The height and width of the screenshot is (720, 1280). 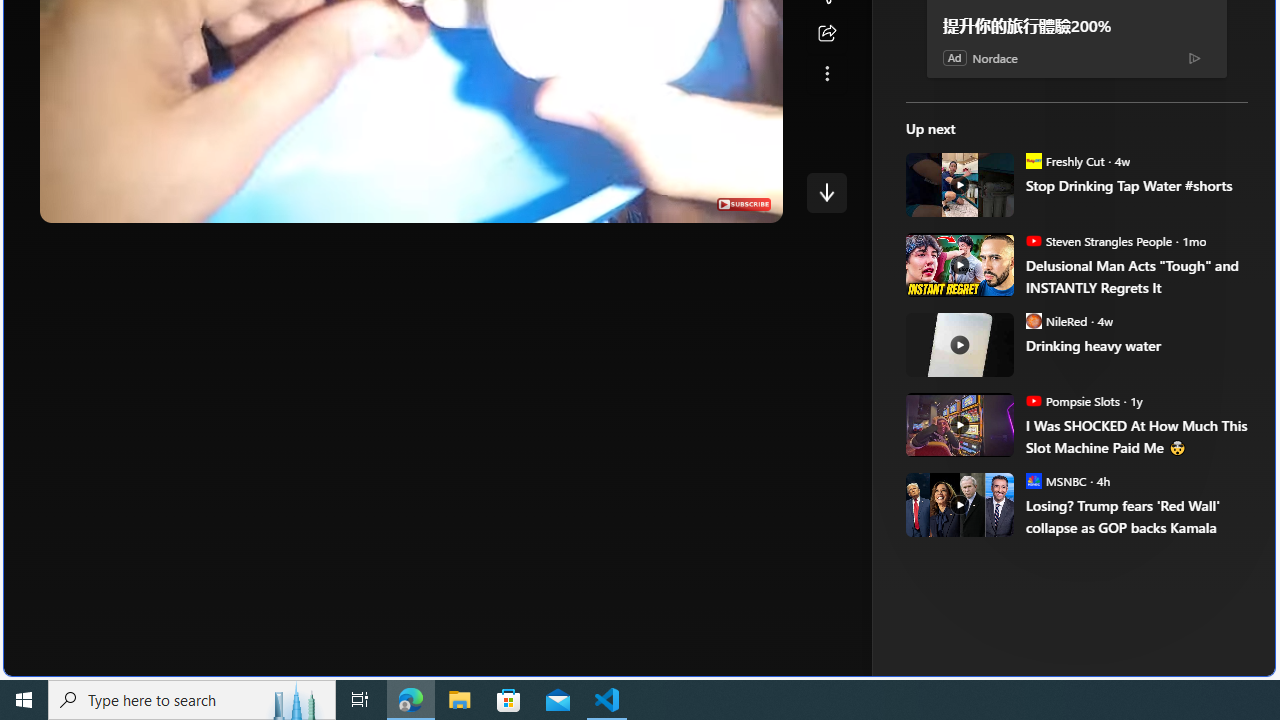 I want to click on 'Full screen (f)', so click(x=749, y=203).